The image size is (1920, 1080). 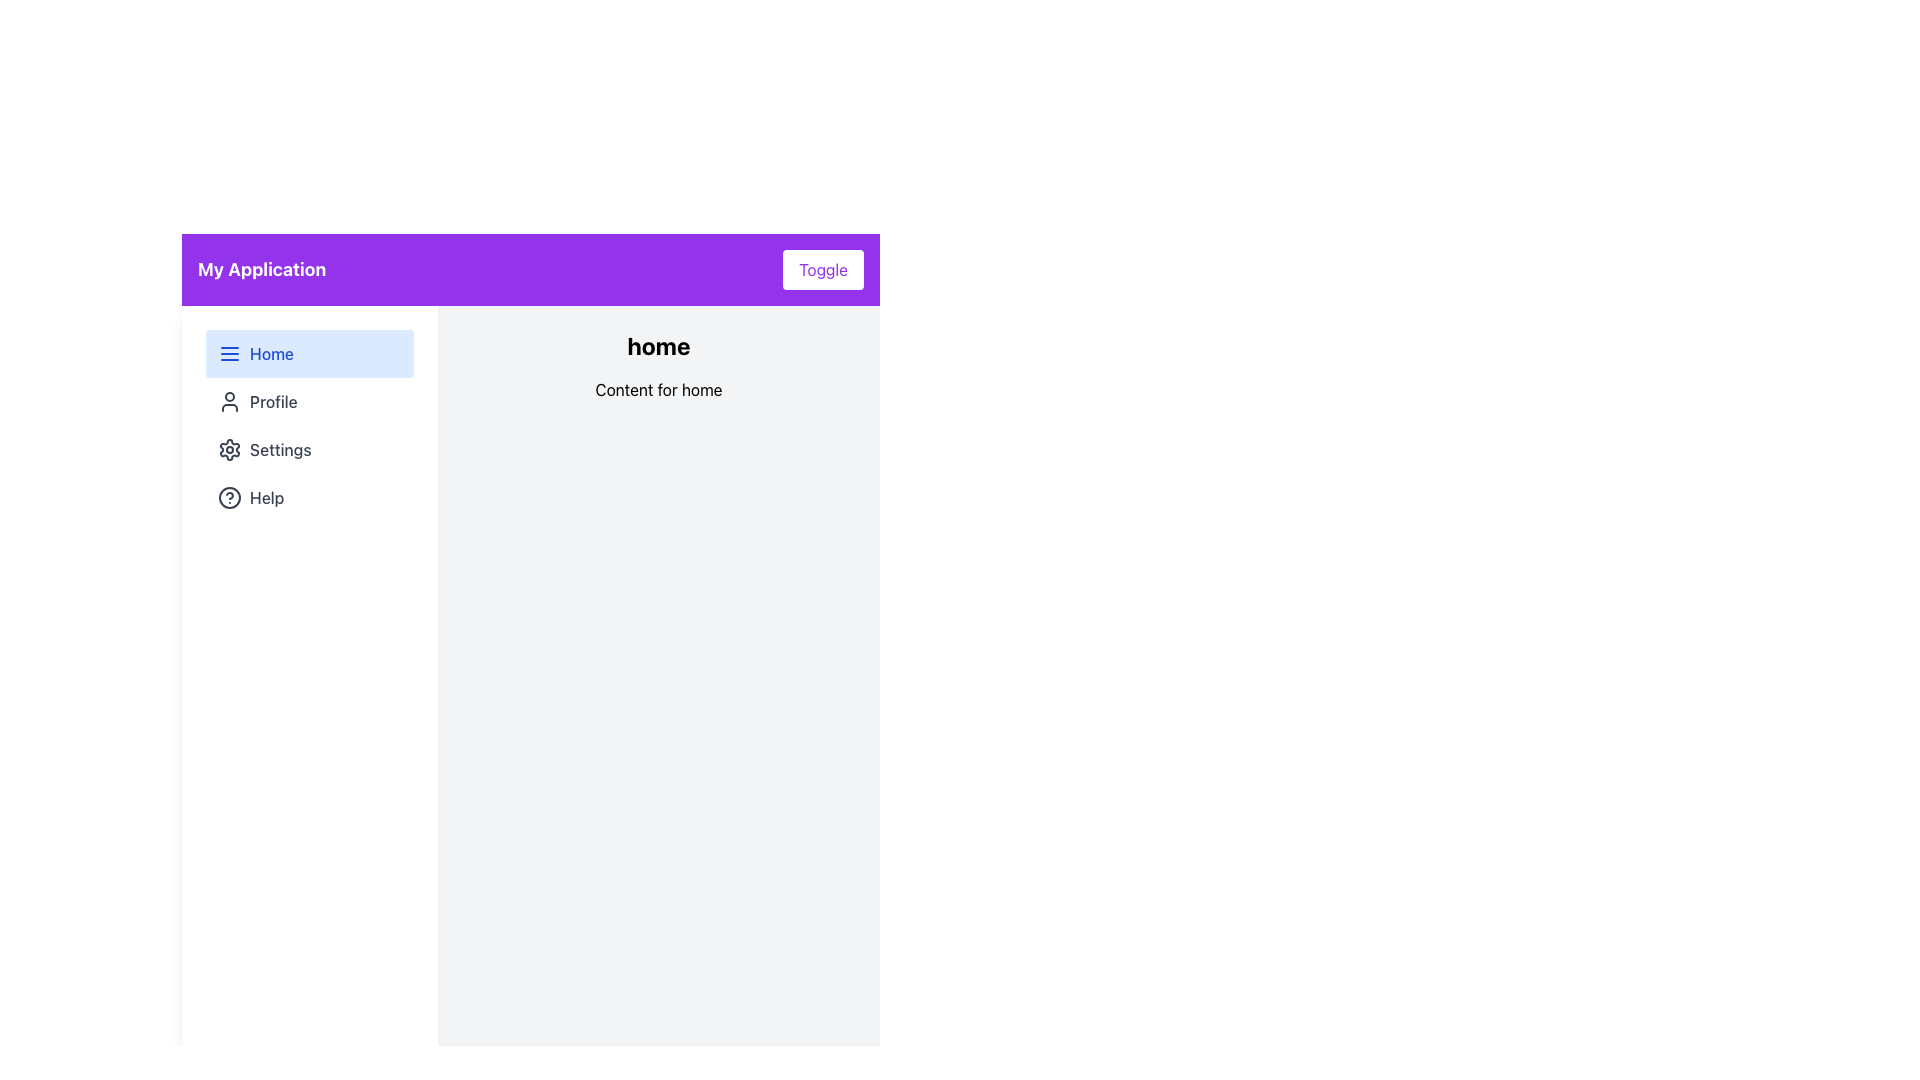 What do you see at coordinates (279, 450) in the screenshot?
I see `the 'Settings' text label in the sidebar menu to trigger tooltips or highlighting effects` at bounding box center [279, 450].